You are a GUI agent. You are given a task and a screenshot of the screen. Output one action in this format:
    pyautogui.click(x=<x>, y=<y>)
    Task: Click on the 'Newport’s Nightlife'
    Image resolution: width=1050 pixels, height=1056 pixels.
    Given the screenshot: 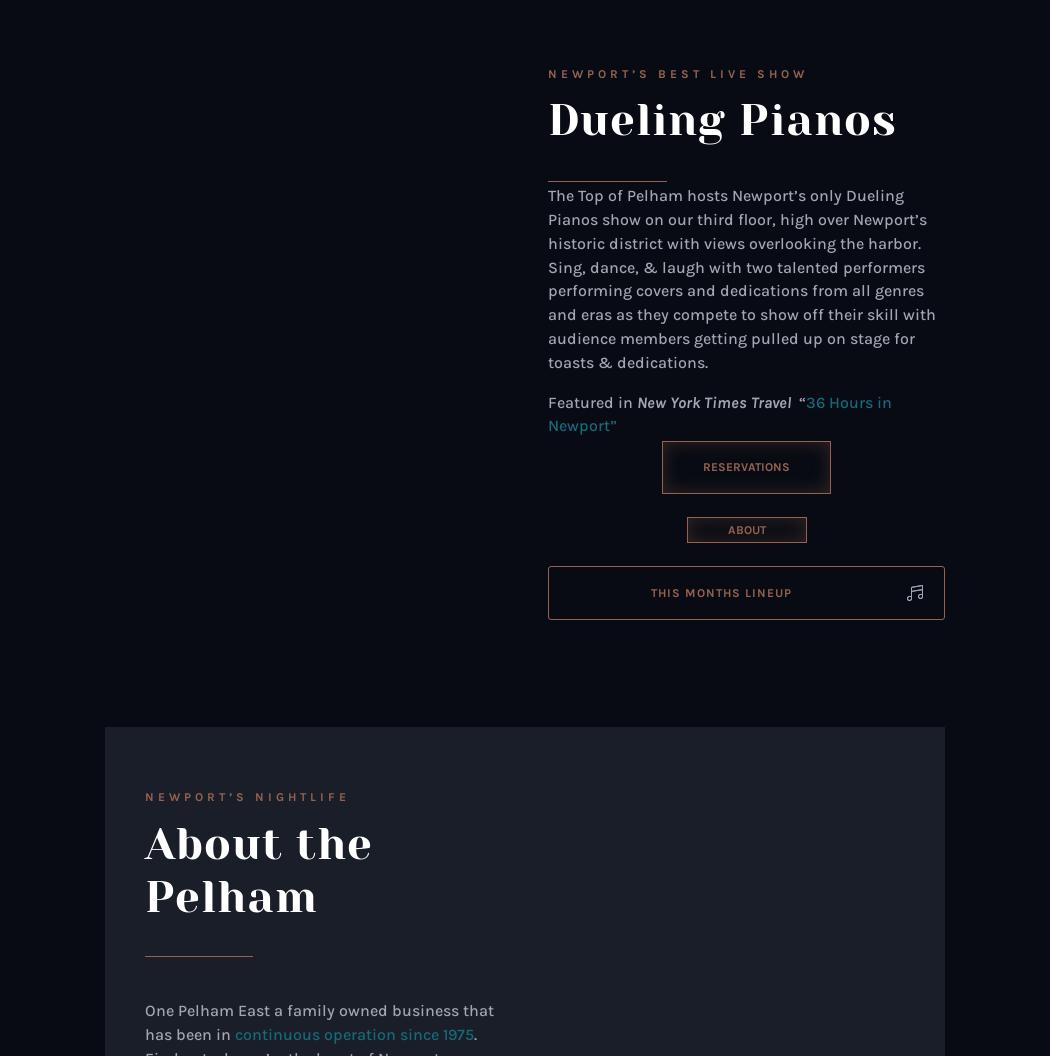 What is the action you would take?
    pyautogui.click(x=247, y=796)
    